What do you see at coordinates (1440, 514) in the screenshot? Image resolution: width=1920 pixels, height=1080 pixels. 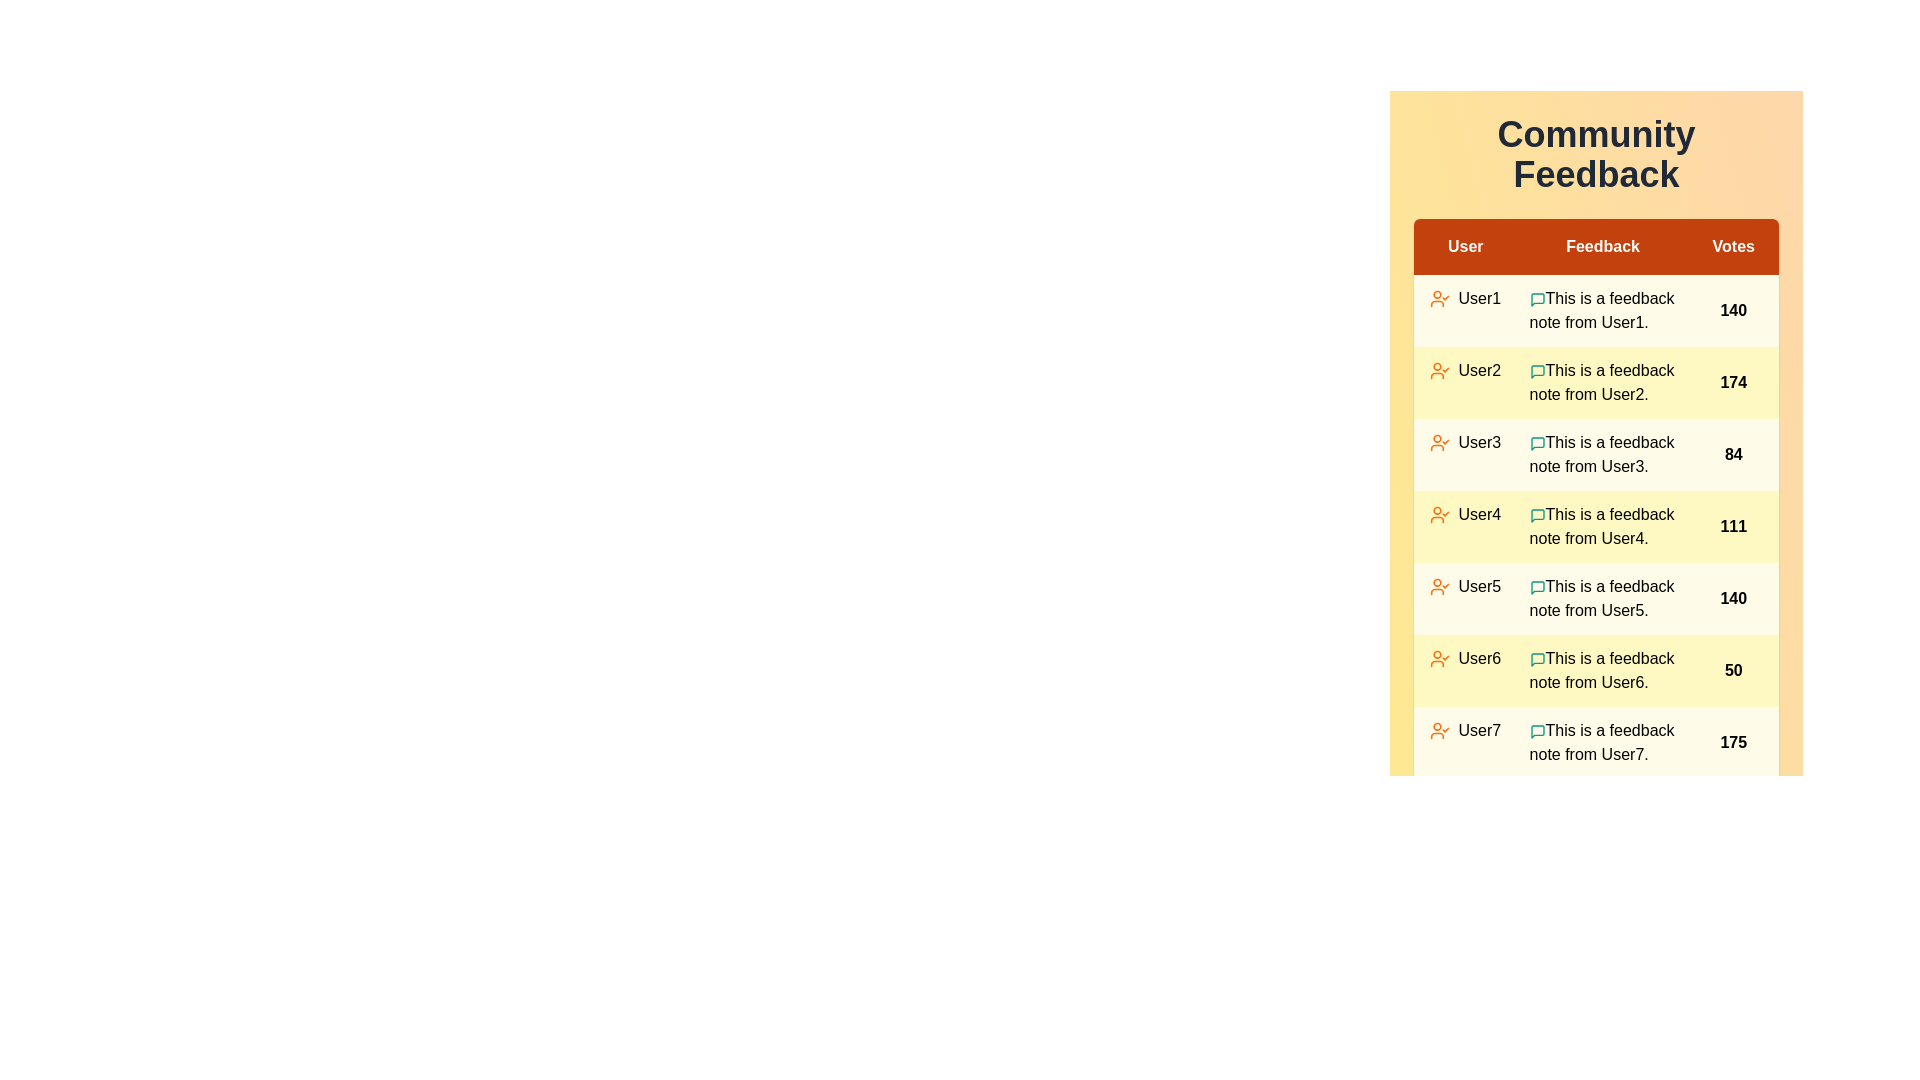 I see `the user icon corresponding to User4 to view their details` at bounding box center [1440, 514].